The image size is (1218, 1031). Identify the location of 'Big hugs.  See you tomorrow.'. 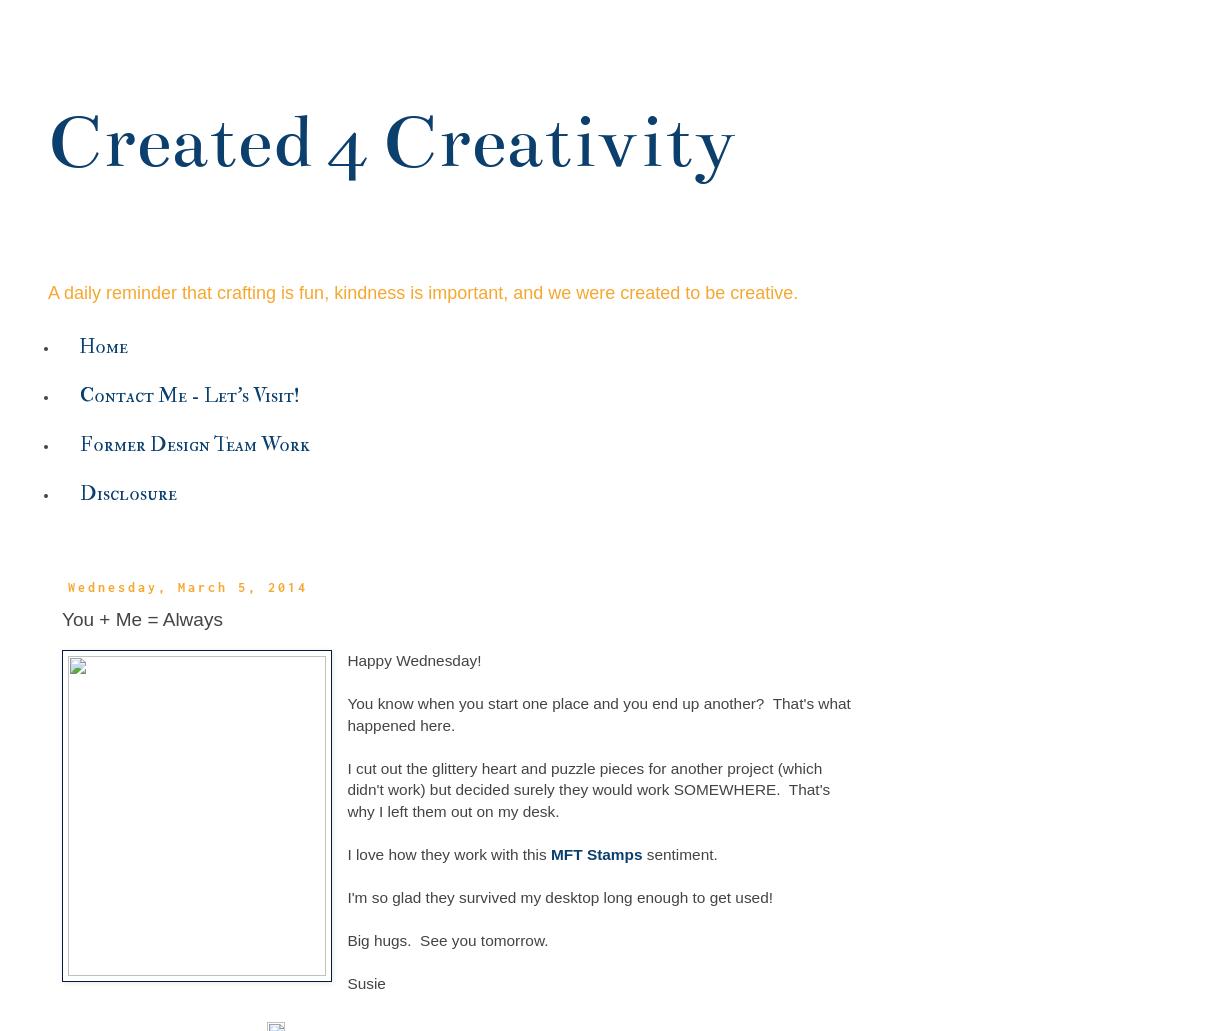
(447, 939).